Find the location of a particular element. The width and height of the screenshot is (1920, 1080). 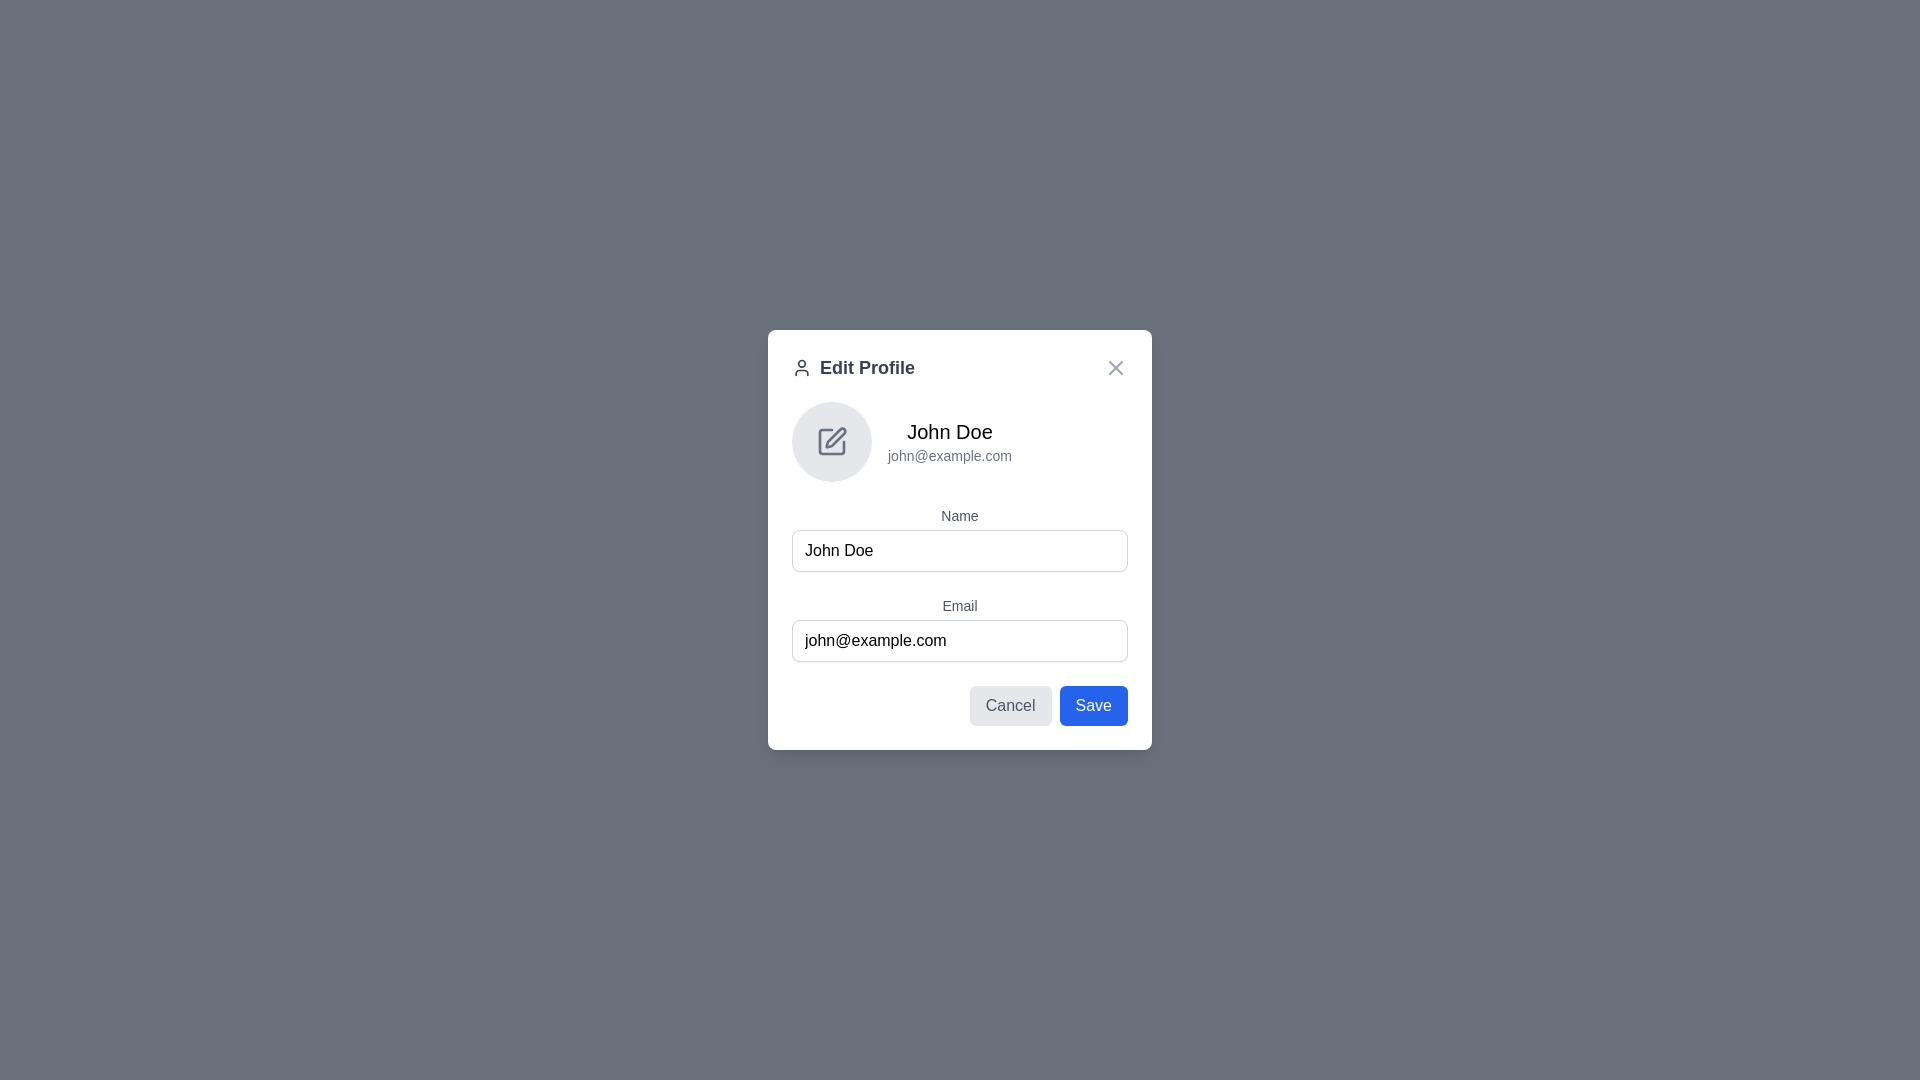

the 'Close' button located at the top-right corner of the 'Edit Profile' dialog box is located at coordinates (1115, 367).